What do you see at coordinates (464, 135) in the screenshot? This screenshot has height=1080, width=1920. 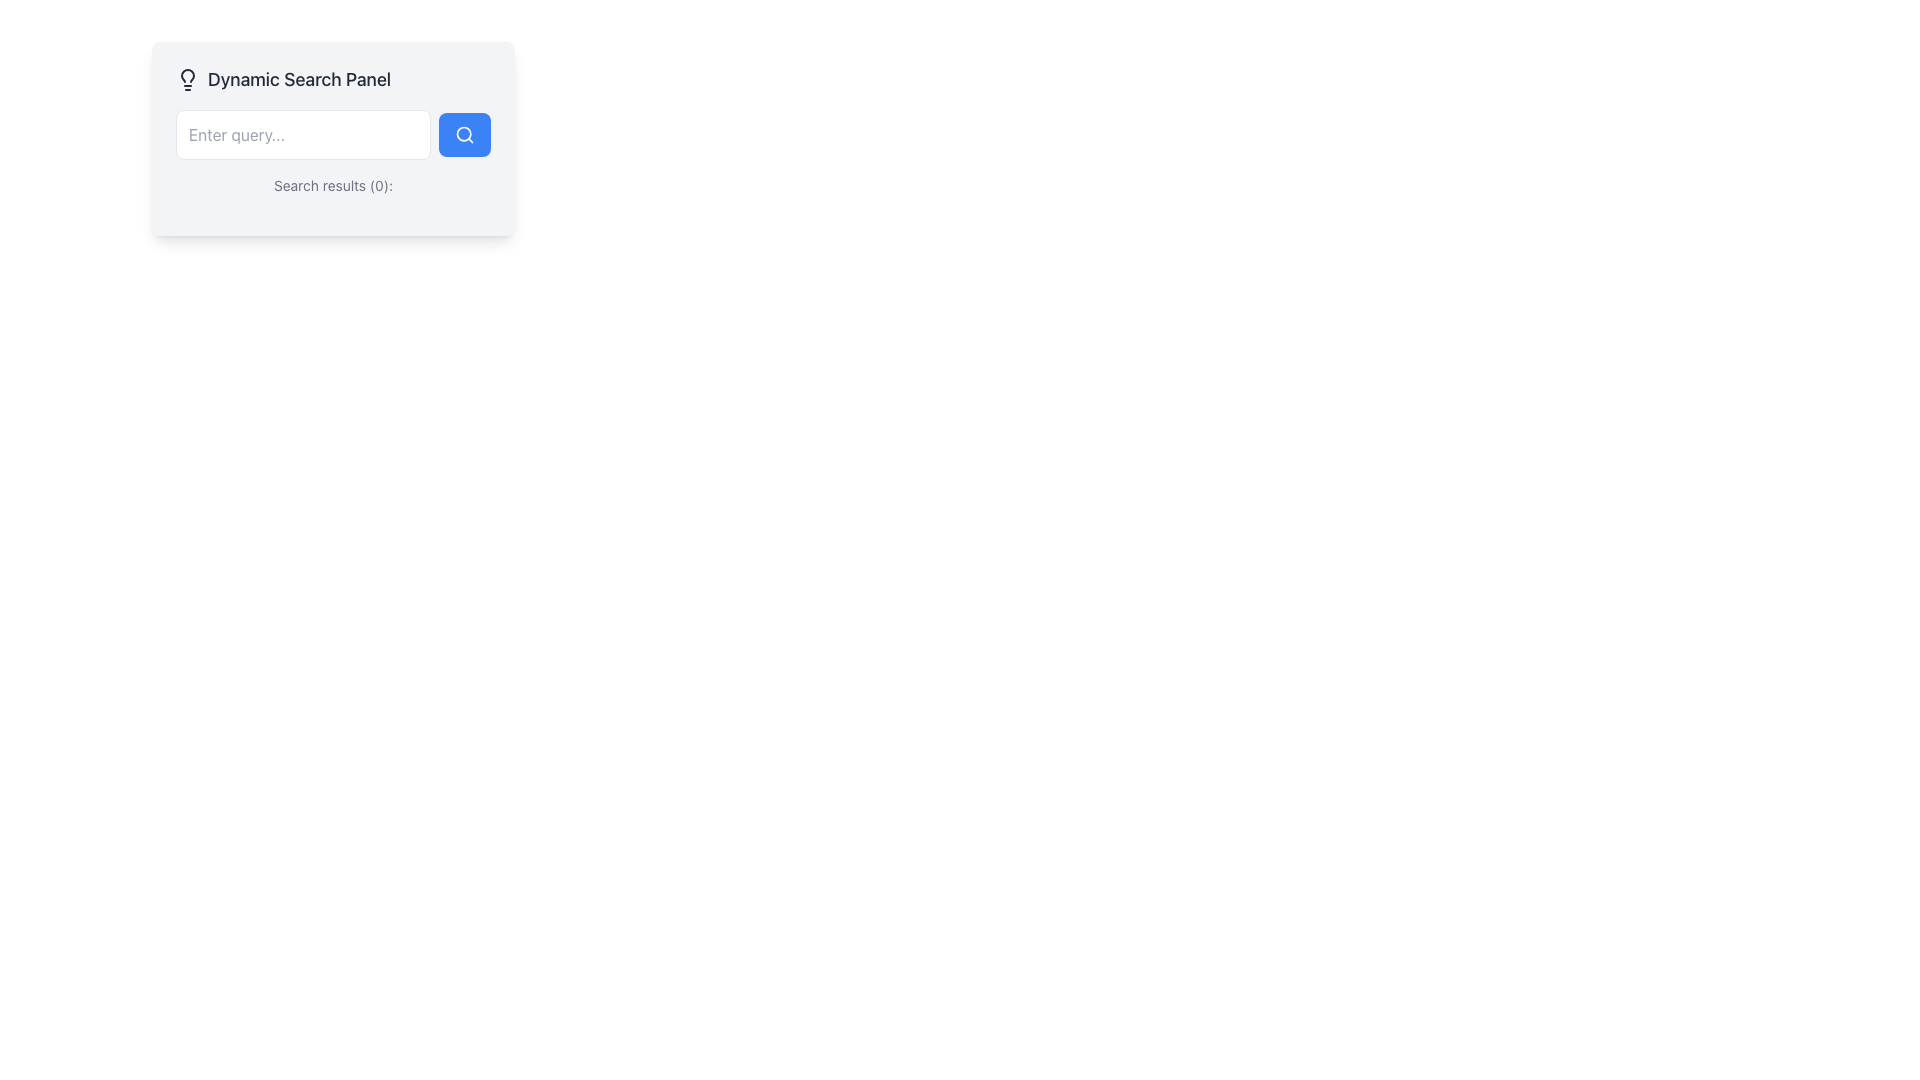 I see `the search button located immediately to the right of the input field labeled 'Enter query...'` at bounding box center [464, 135].